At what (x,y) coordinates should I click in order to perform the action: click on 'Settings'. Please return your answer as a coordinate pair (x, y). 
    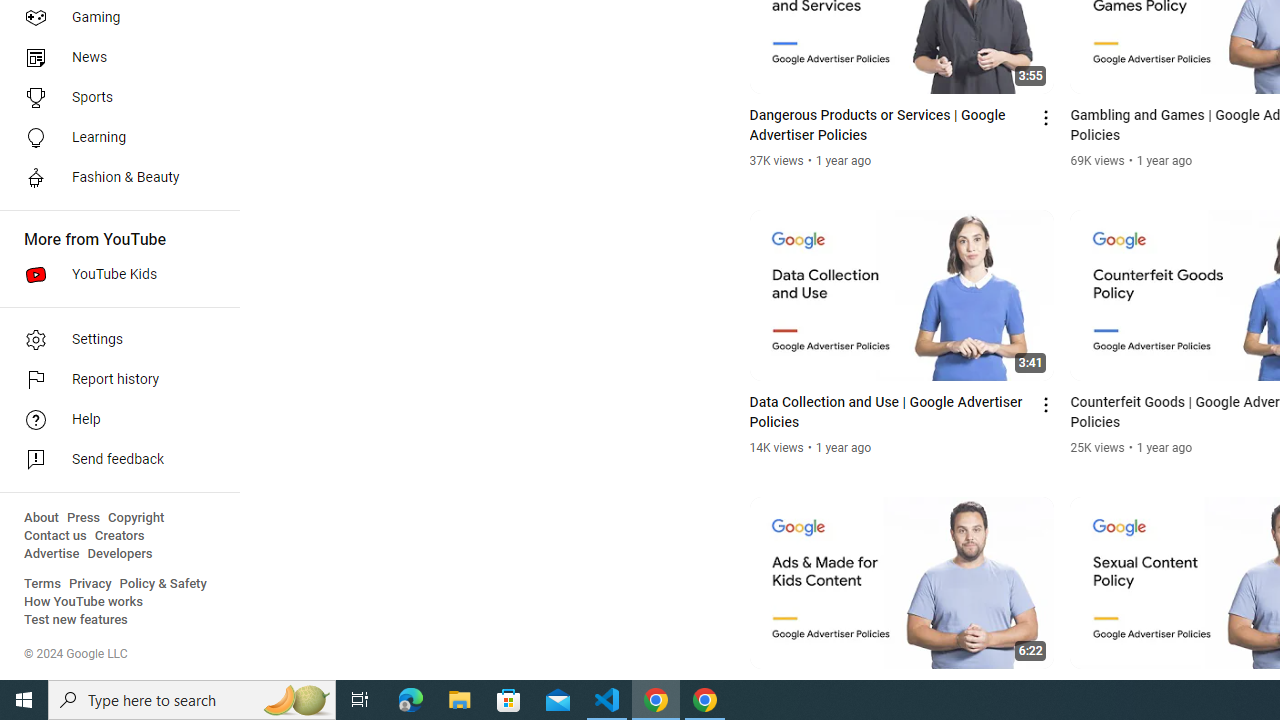
    Looking at the image, I should click on (112, 338).